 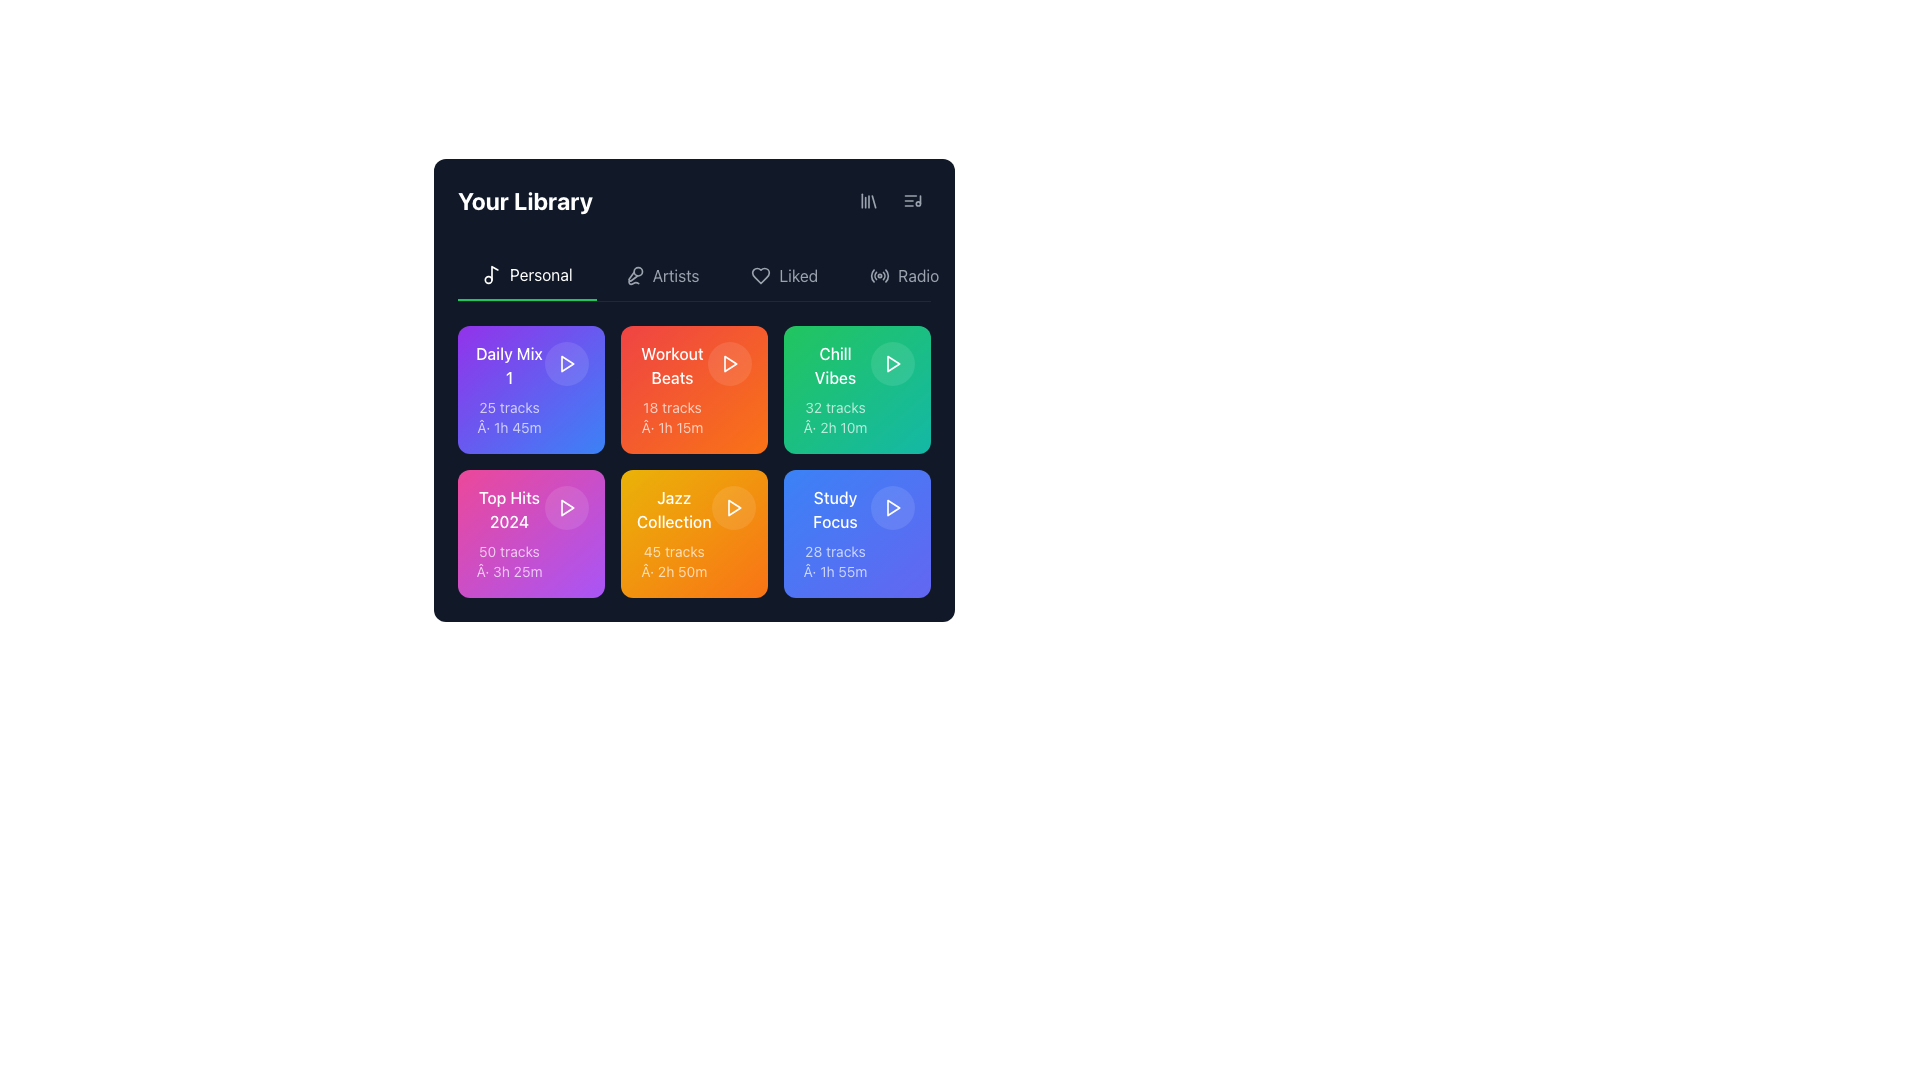 What do you see at coordinates (676, 276) in the screenshot?
I see `the 'Artists' text label in the horizontal navigation bar` at bounding box center [676, 276].